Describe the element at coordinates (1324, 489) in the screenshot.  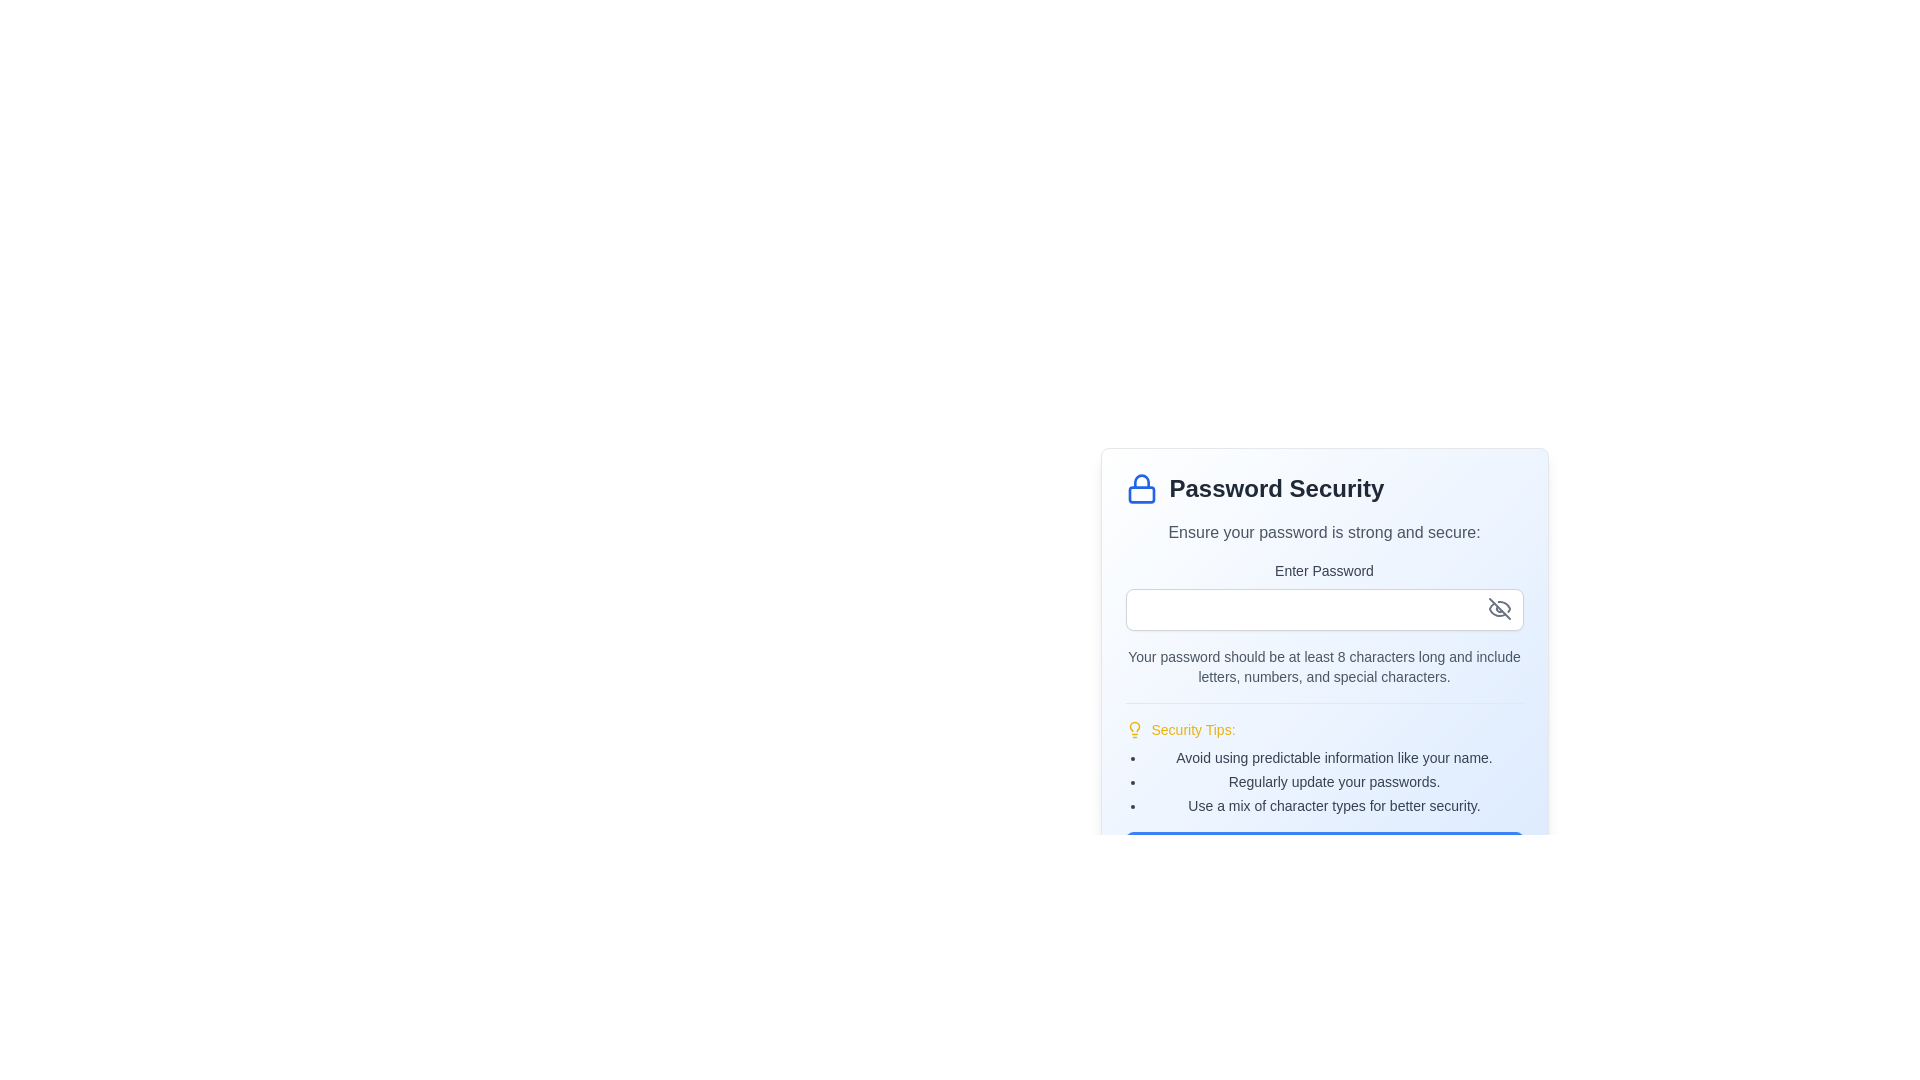
I see `the non-interactive heading element that serves as a title for the password security section, located at the top of the card-like structure` at that location.